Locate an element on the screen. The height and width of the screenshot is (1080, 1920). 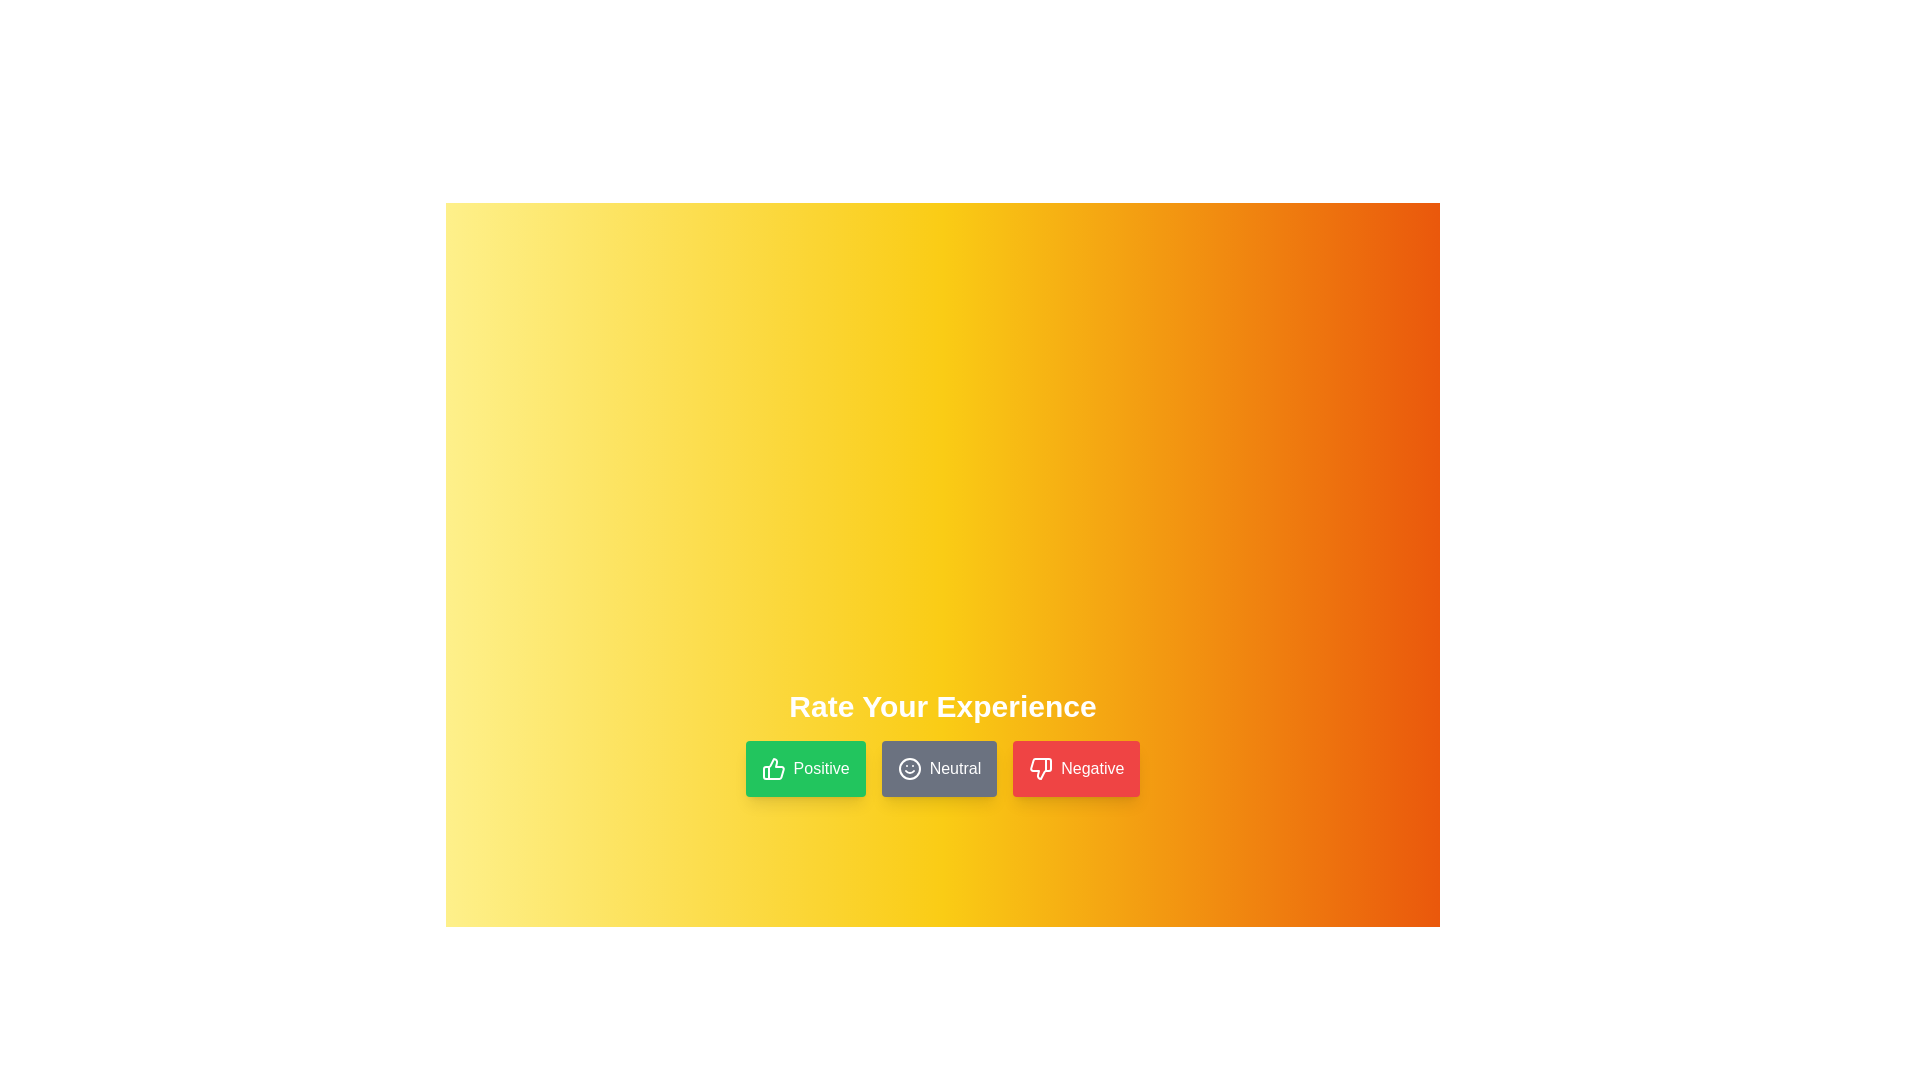
the thumbs-up icon with a green background located next to the text 'Positive' to trigger additional effects is located at coordinates (772, 767).